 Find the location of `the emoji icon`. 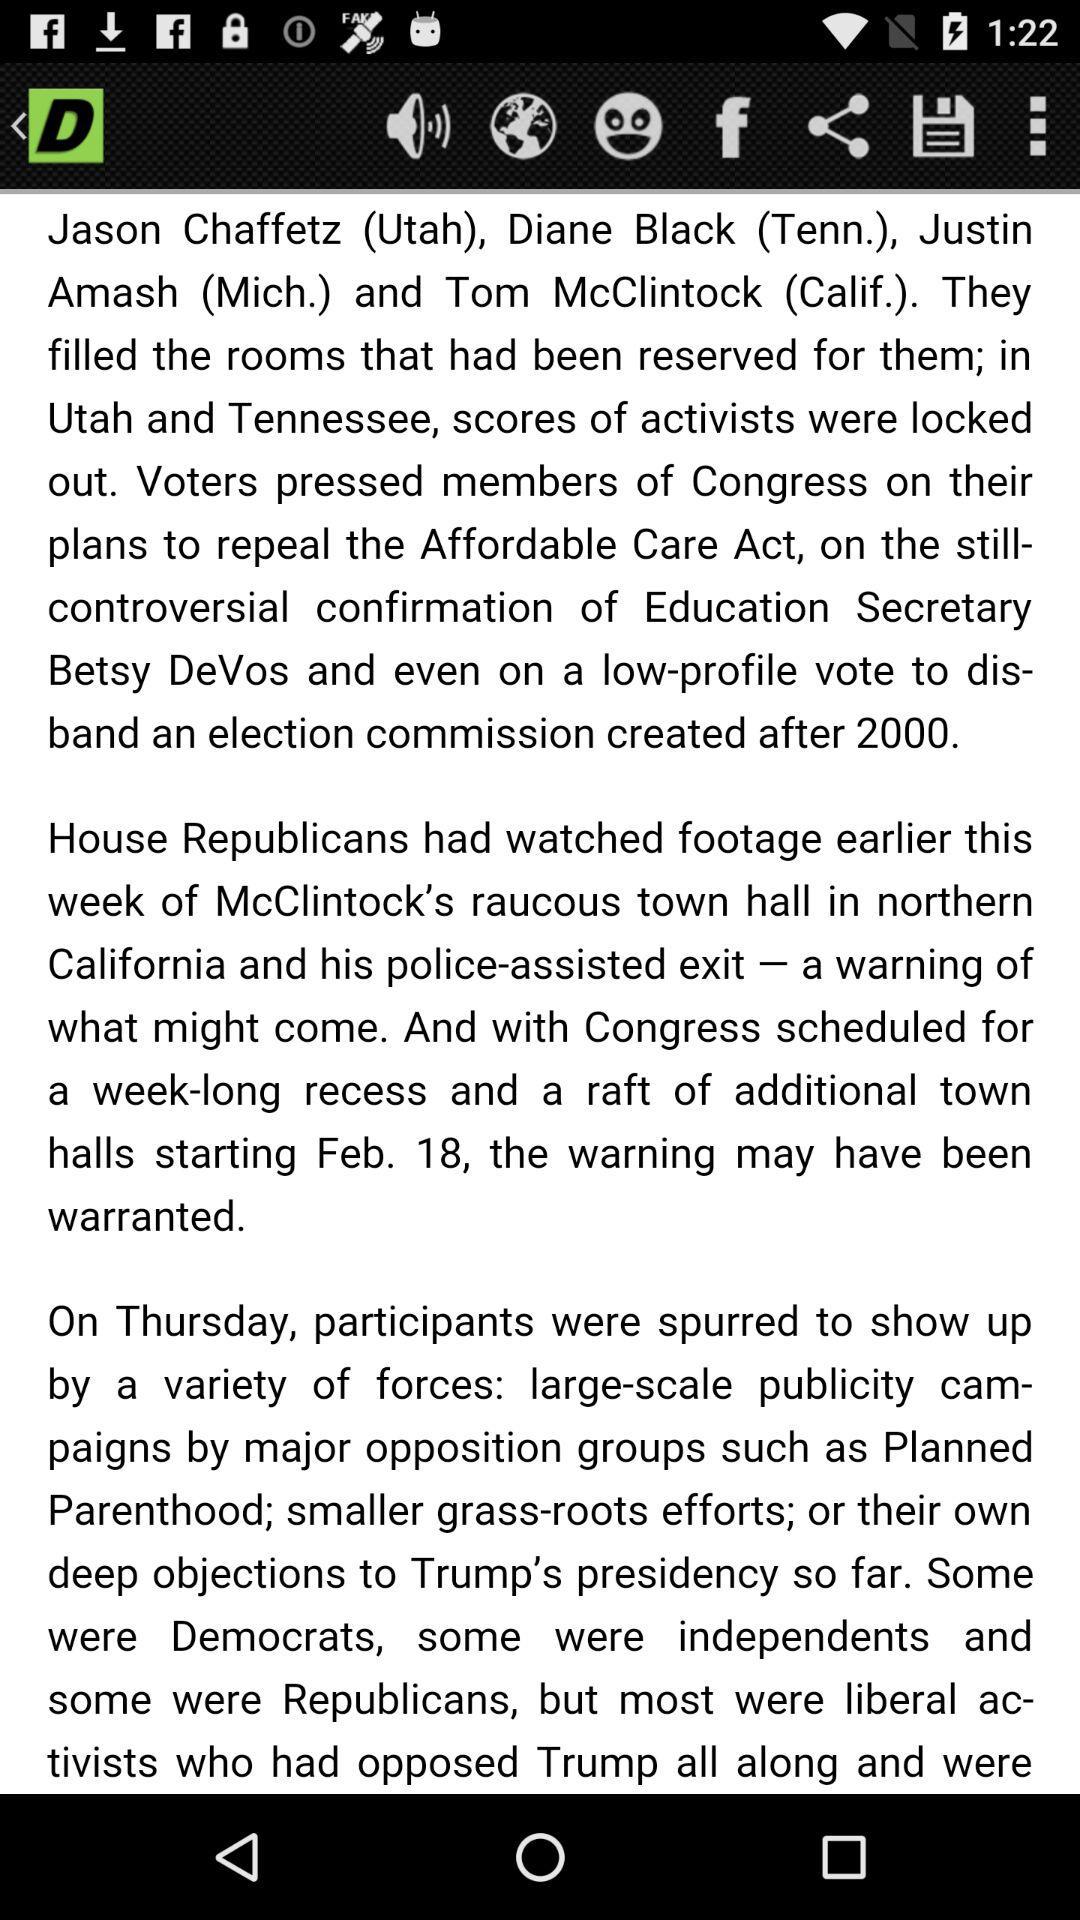

the emoji icon is located at coordinates (627, 133).